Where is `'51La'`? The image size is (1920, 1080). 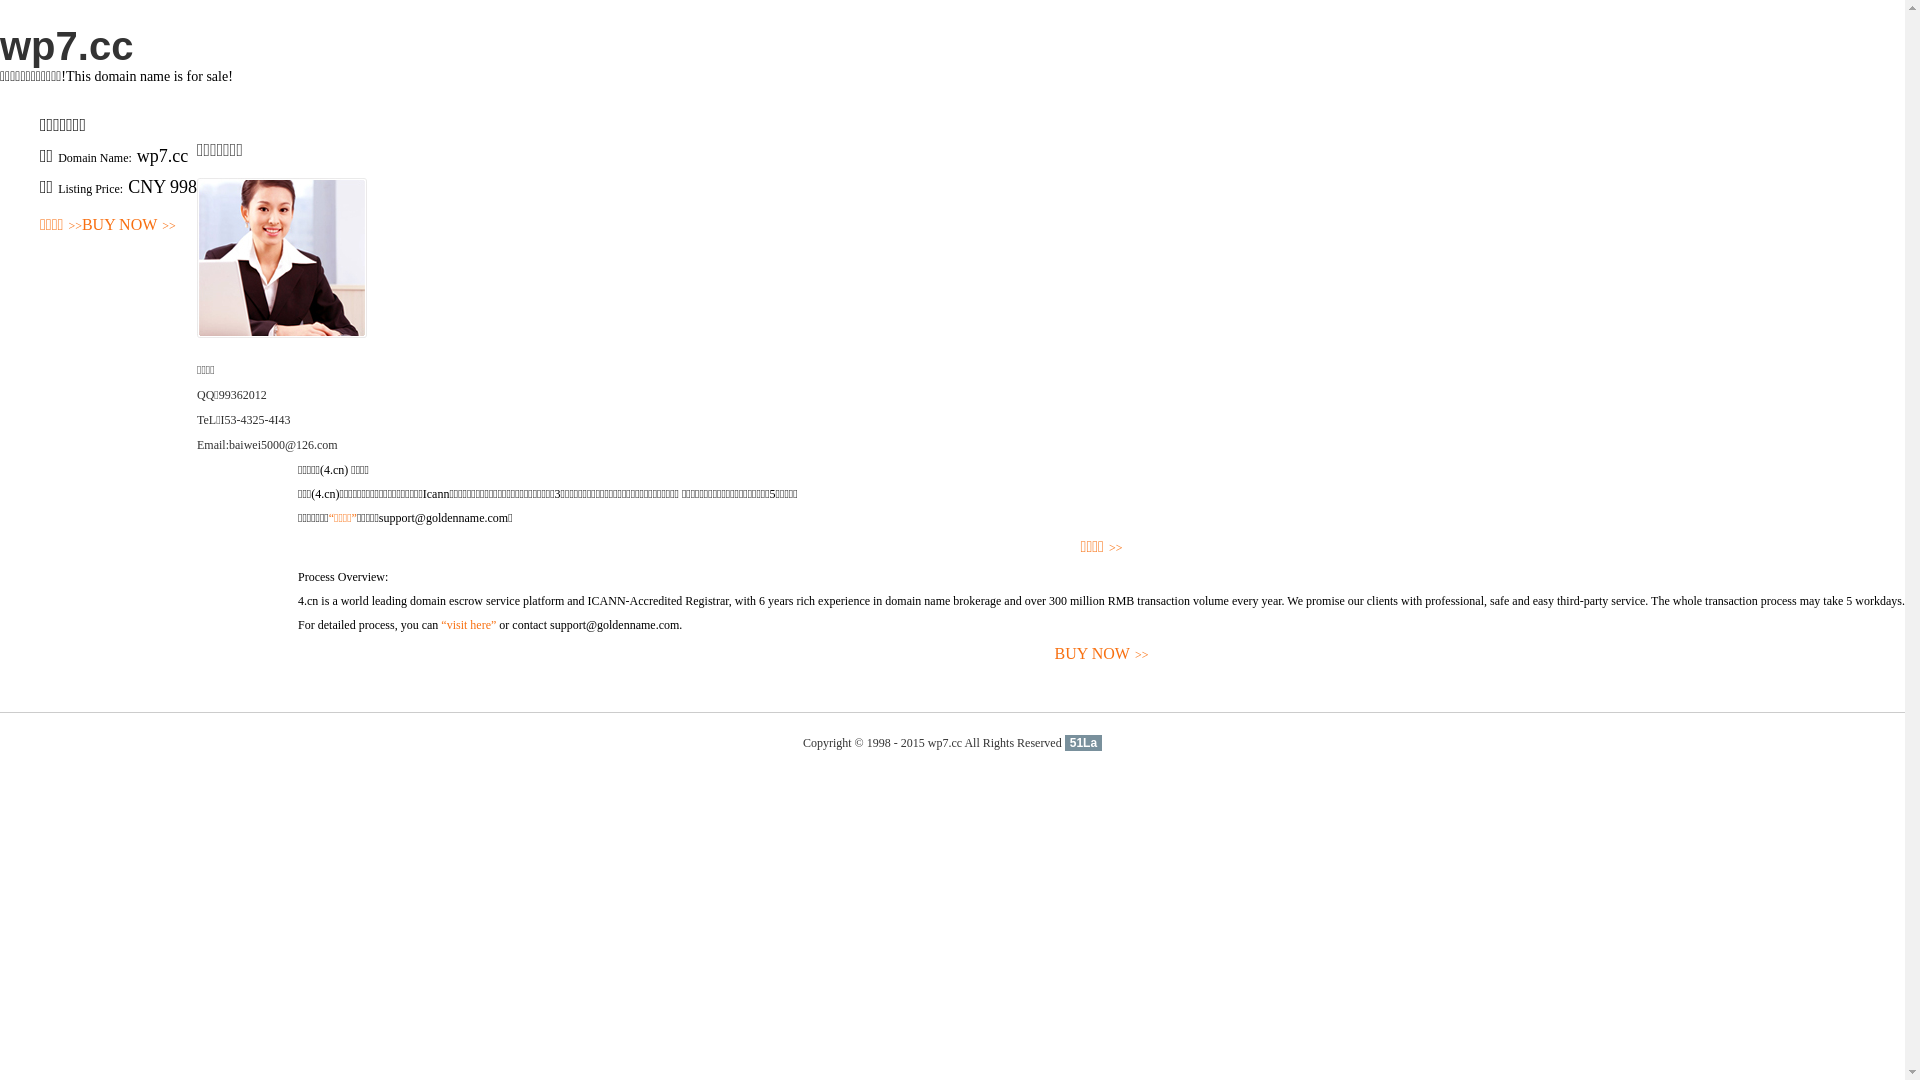 '51La' is located at coordinates (1082, 743).